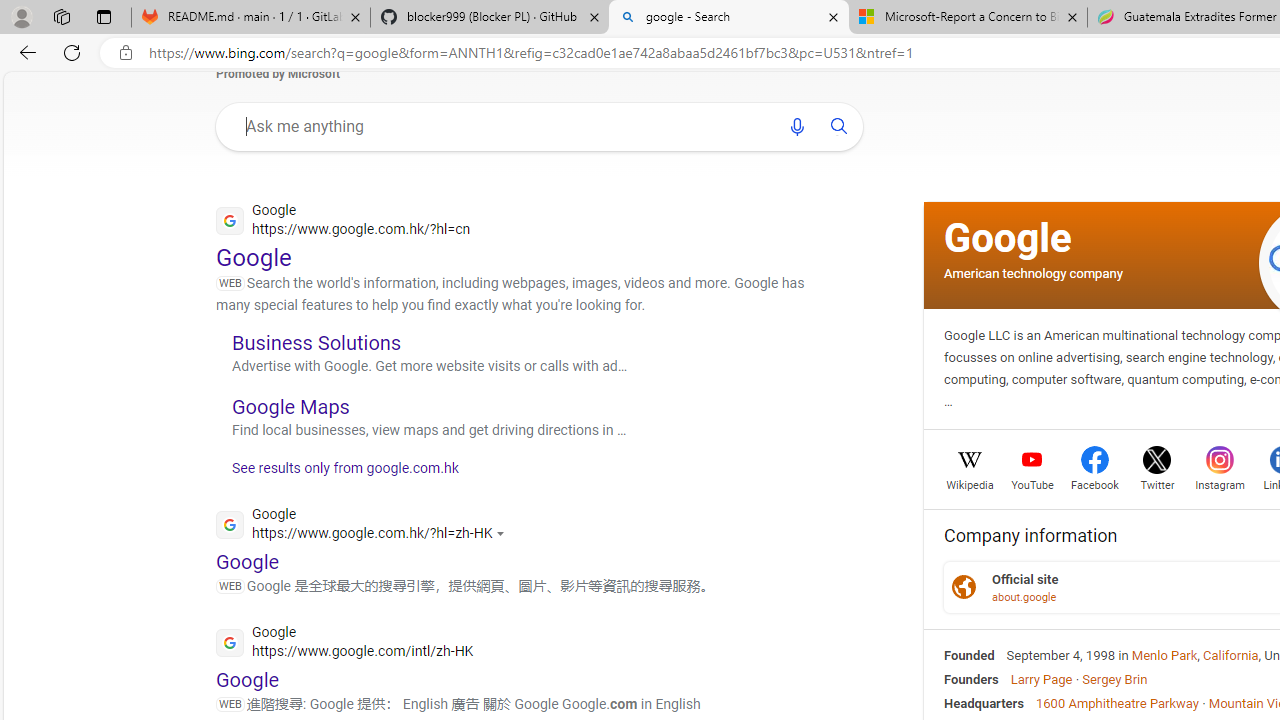 This screenshot has width=1280, height=720. Describe the element at coordinates (1040, 677) in the screenshot. I see `'Larry Page'` at that location.